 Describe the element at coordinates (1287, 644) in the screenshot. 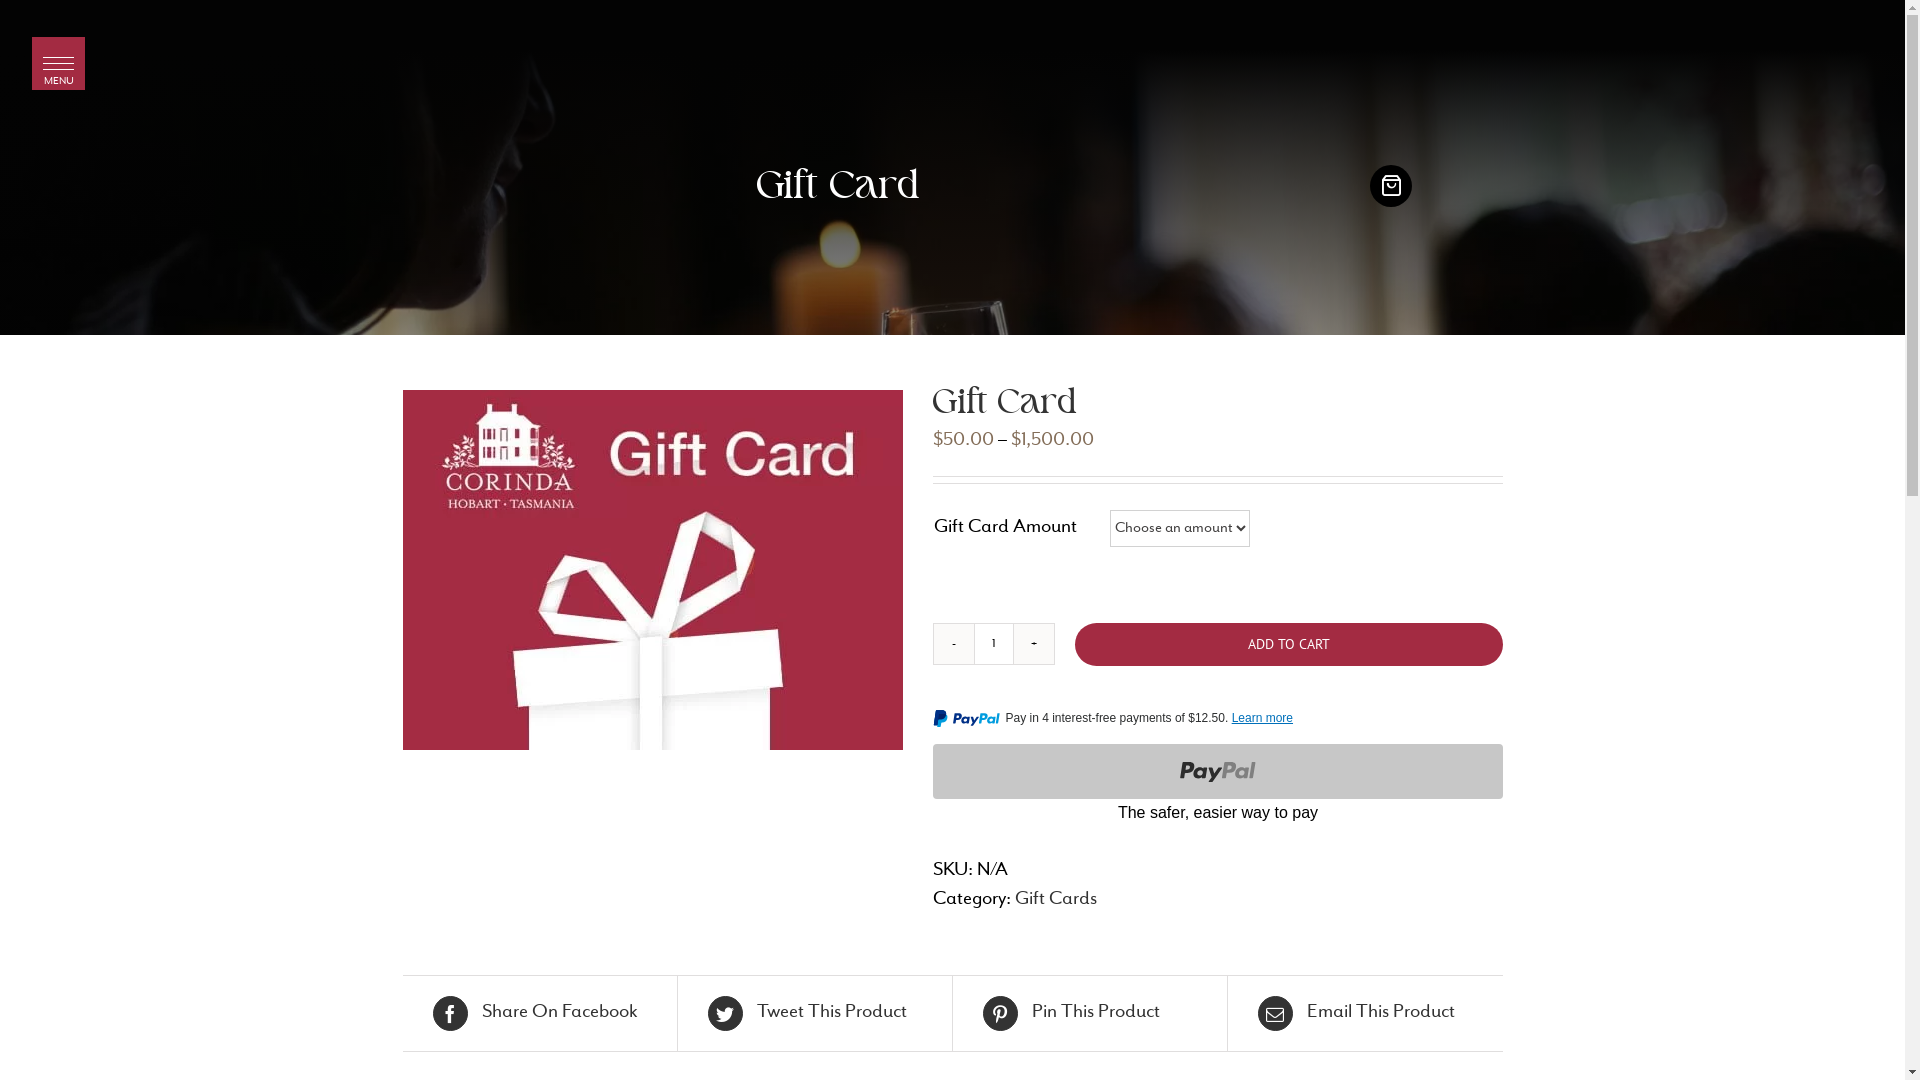

I see `'ADD TO CART'` at that location.